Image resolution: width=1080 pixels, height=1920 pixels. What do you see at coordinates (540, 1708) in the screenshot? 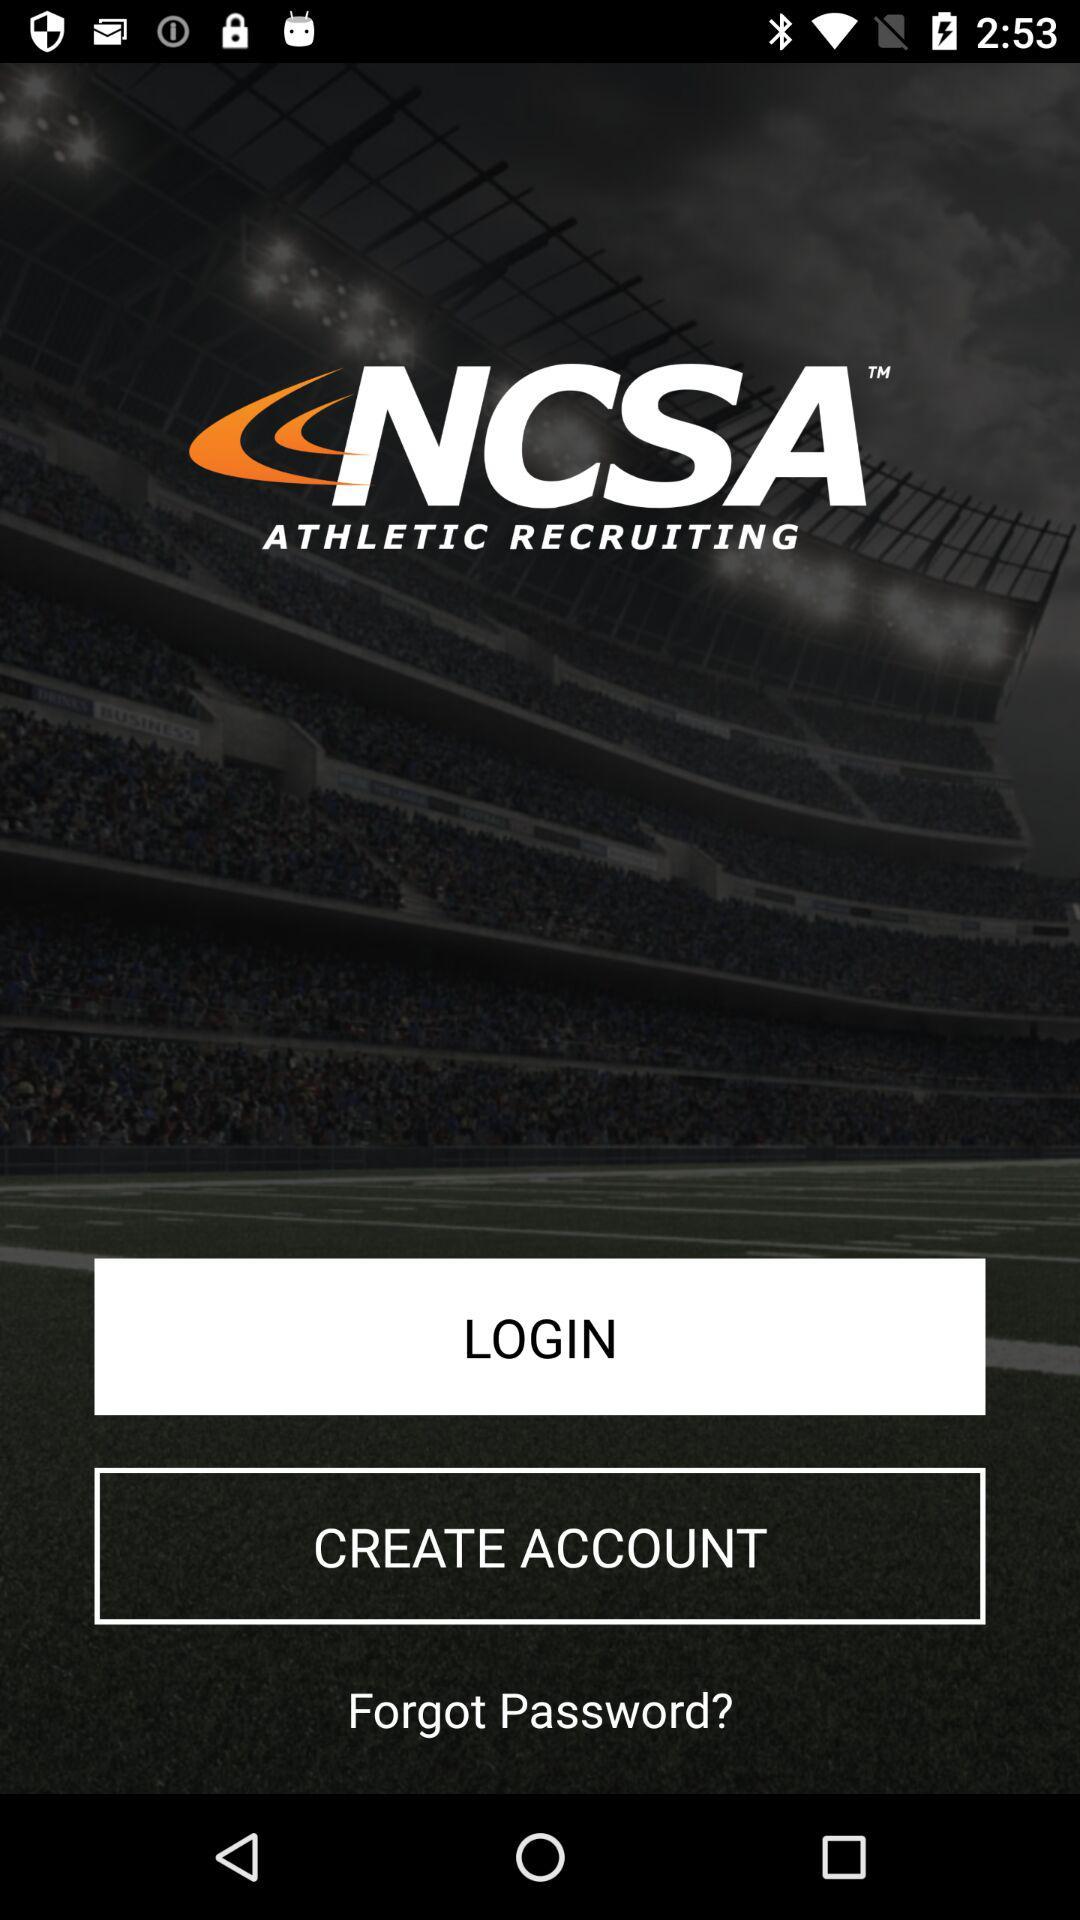
I see `icon below create account item` at bounding box center [540, 1708].